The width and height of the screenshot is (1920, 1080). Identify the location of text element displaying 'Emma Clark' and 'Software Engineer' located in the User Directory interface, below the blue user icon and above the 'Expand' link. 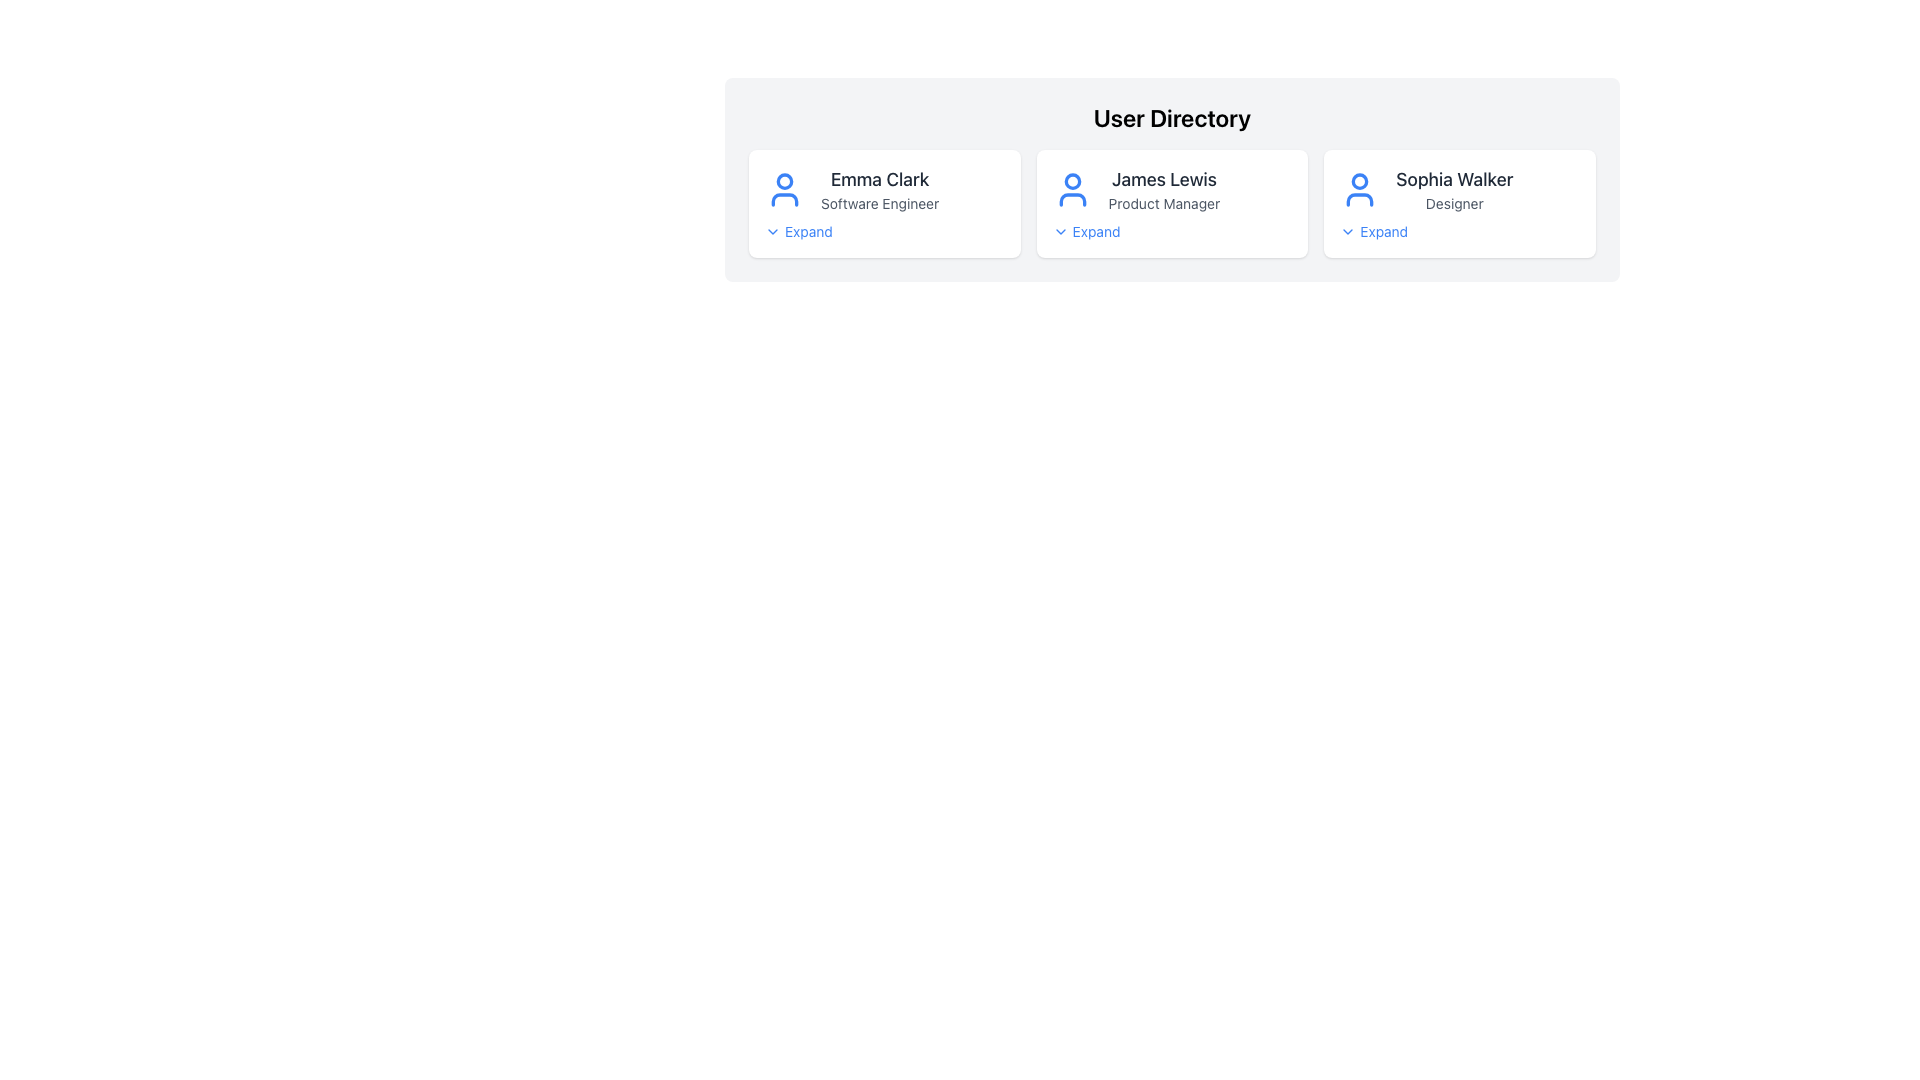
(880, 189).